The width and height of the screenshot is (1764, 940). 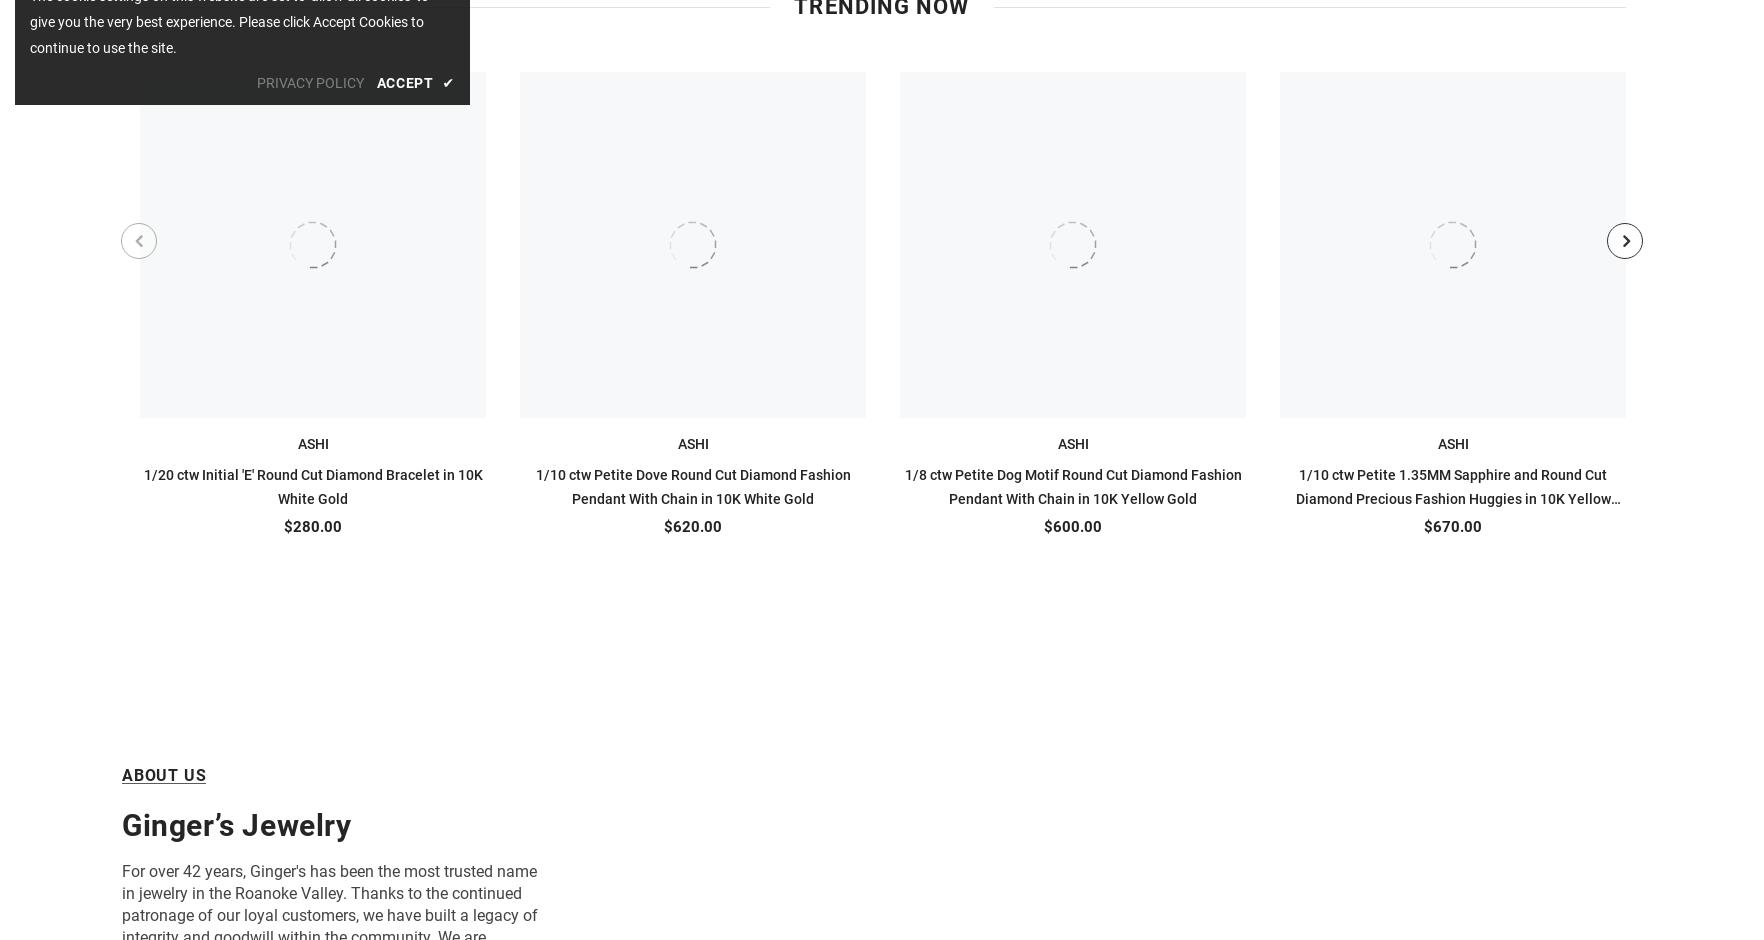 I want to click on '1/8 ctw Petite Dog Motif Round Cut Diamond Fashion Pendant With Chain in 10K Yellow Gold', so click(x=904, y=485).